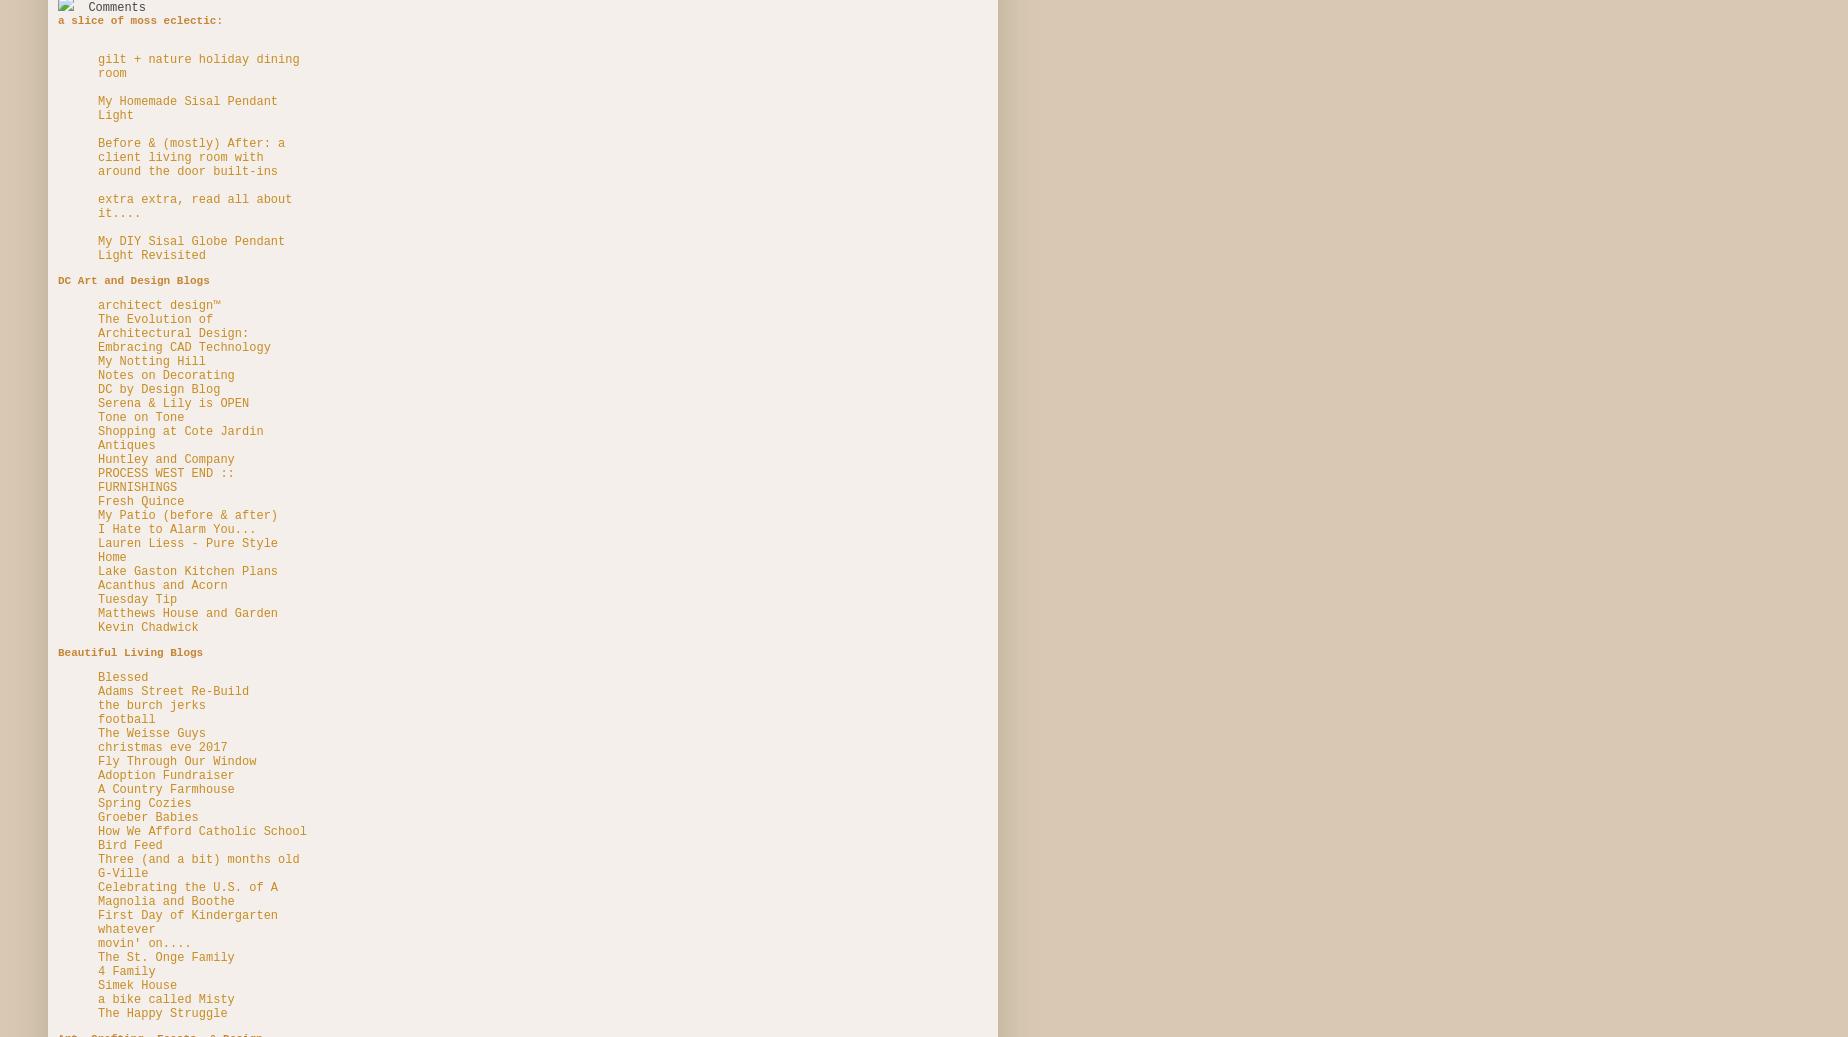 This screenshot has height=1037, width=1848. Describe the element at coordinates (191, 156) in the screenshot. I see `'Before & (mostly) After: a client living room with around the door built-ins'` at that location.